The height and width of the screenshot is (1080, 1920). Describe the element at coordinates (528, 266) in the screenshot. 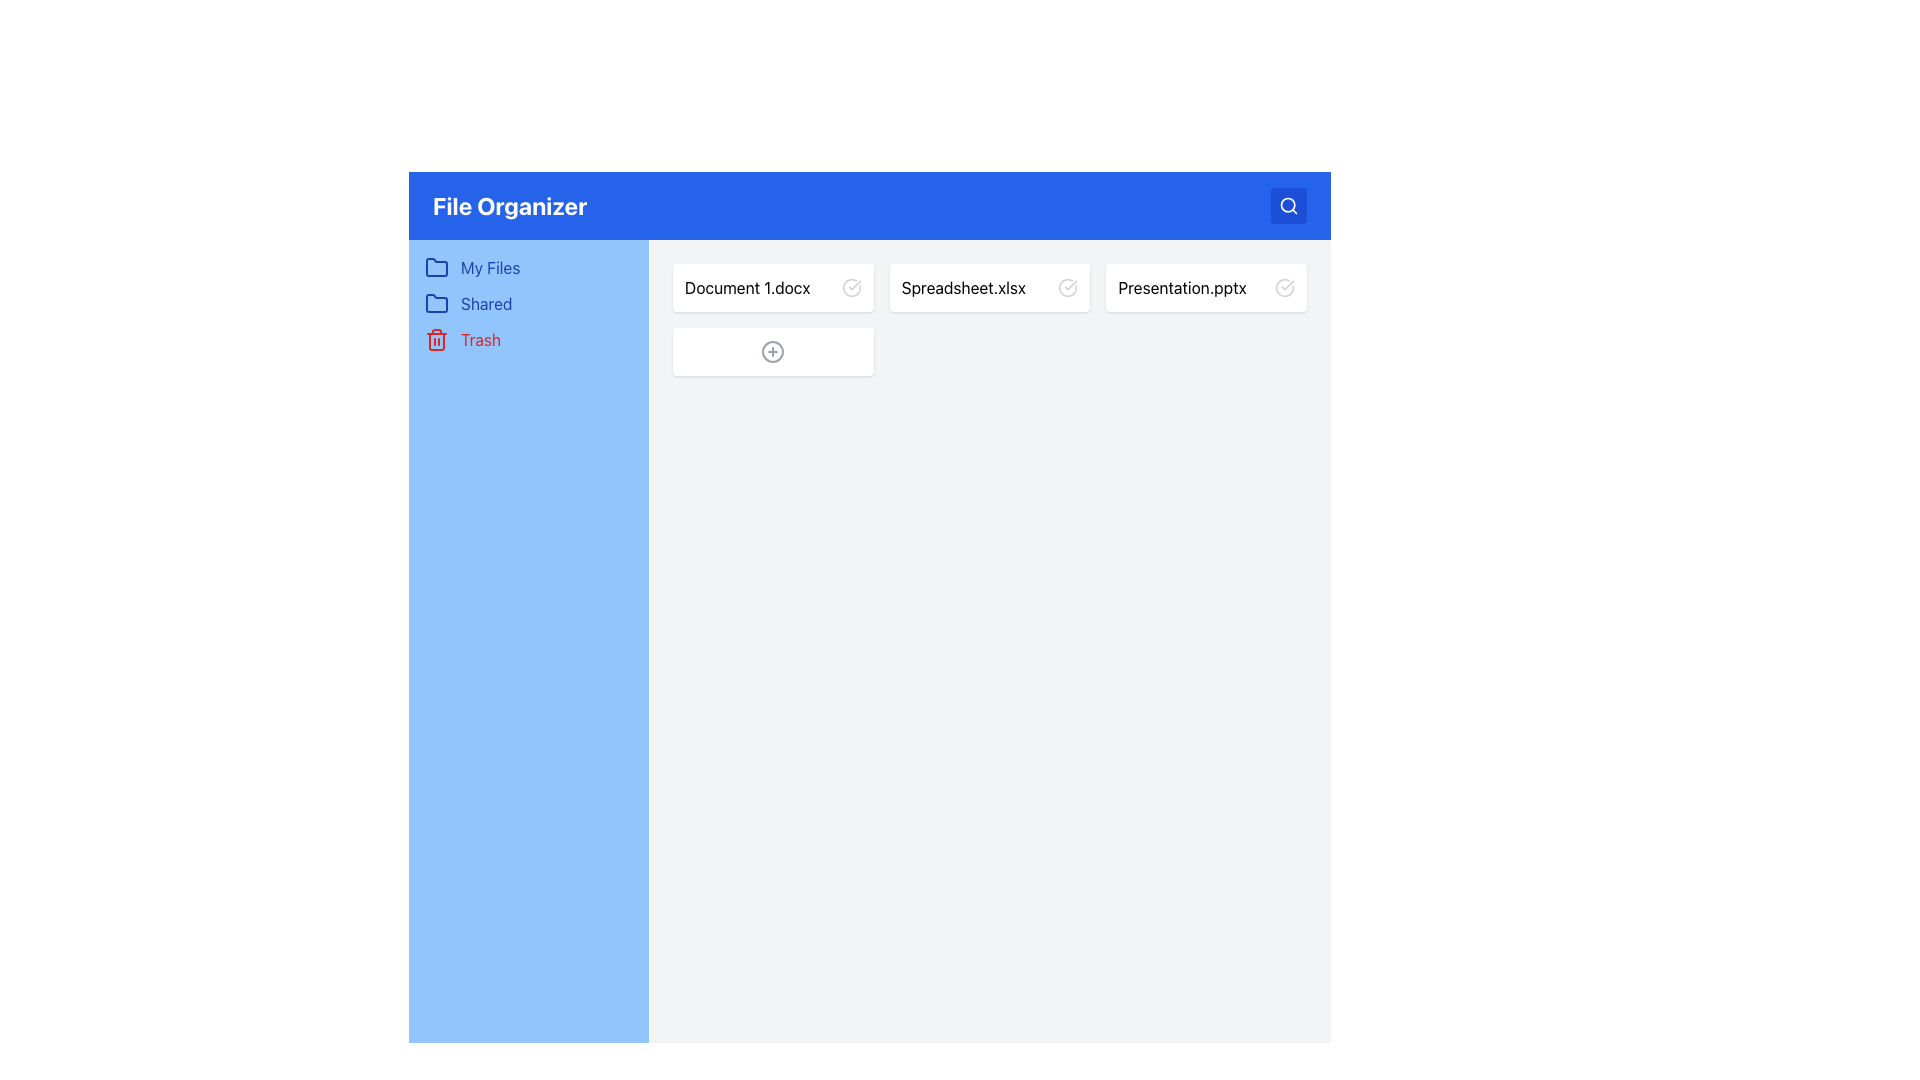

I see `the topmost menu item in the left vertical menu that represents the user's file directory` at that location.